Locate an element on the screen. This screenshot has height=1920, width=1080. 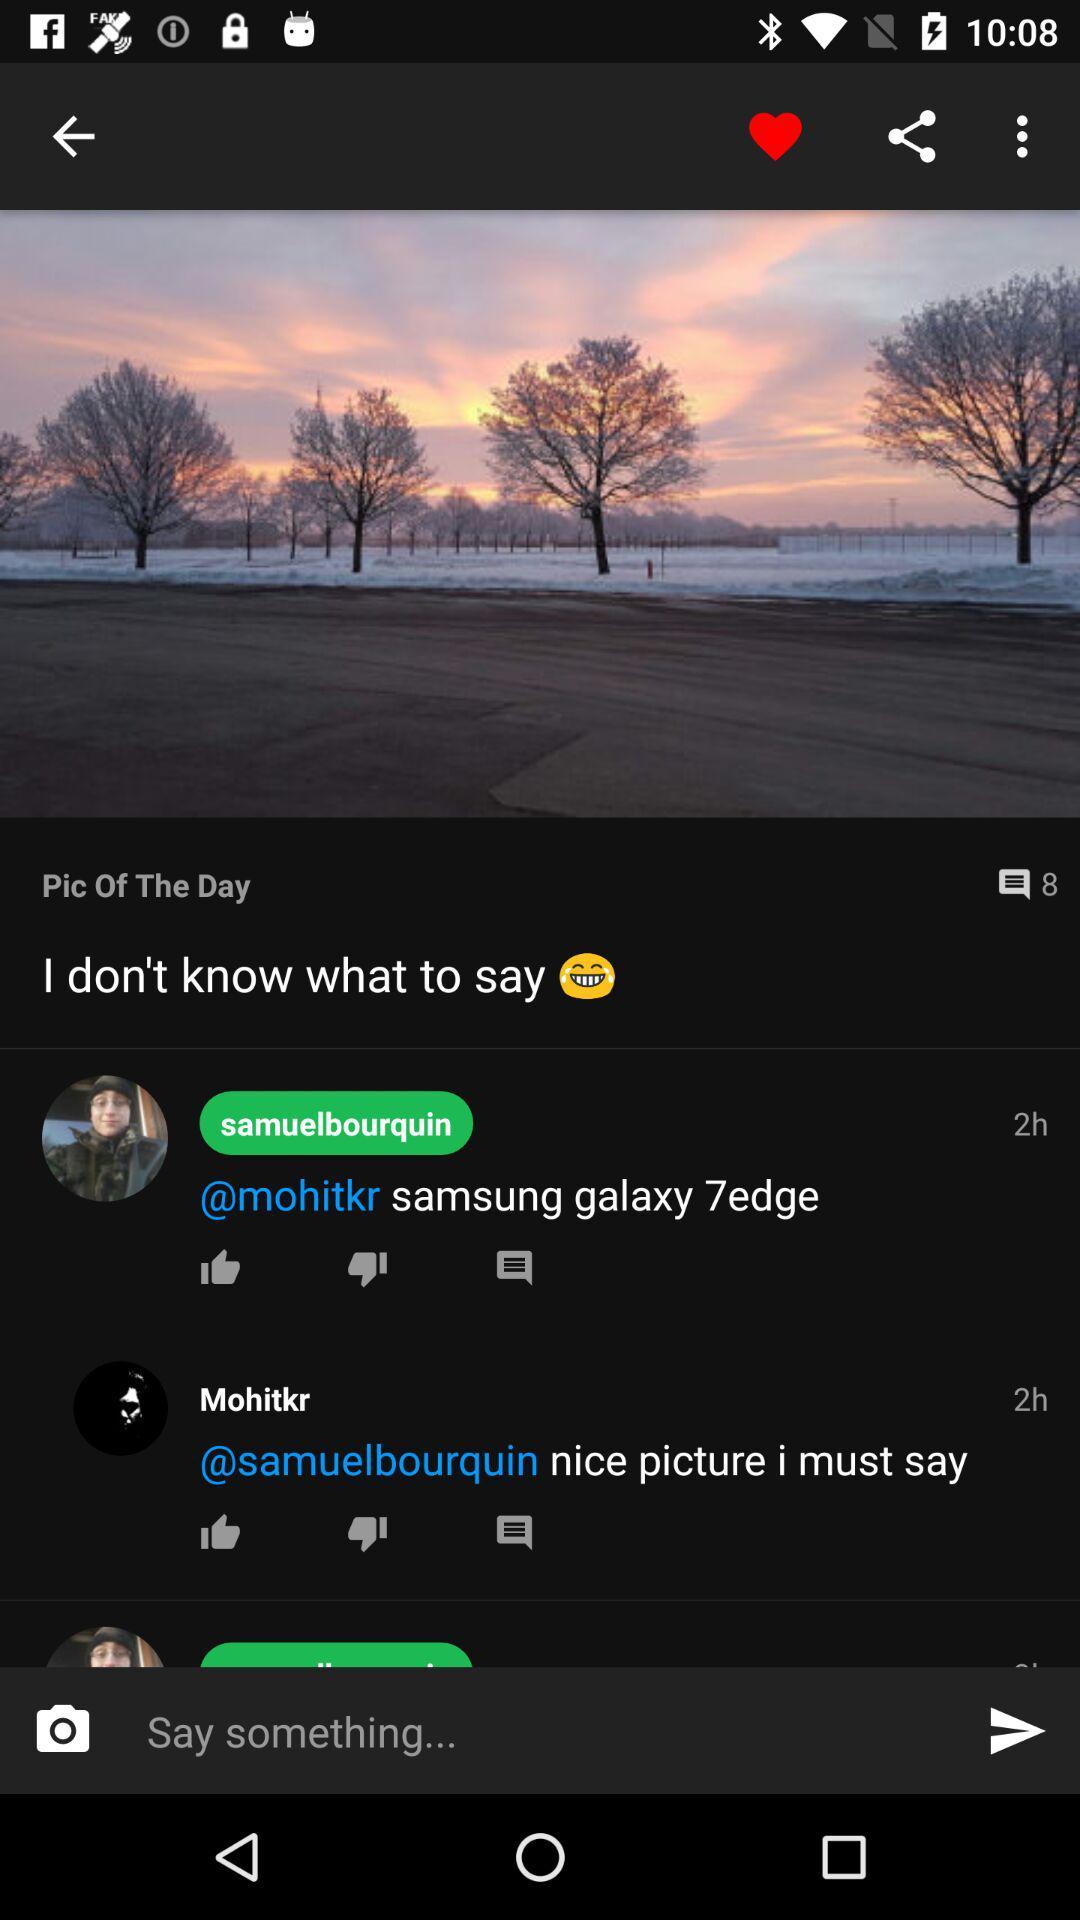
item below the 3h item is located at coordinates (1017, 1730).